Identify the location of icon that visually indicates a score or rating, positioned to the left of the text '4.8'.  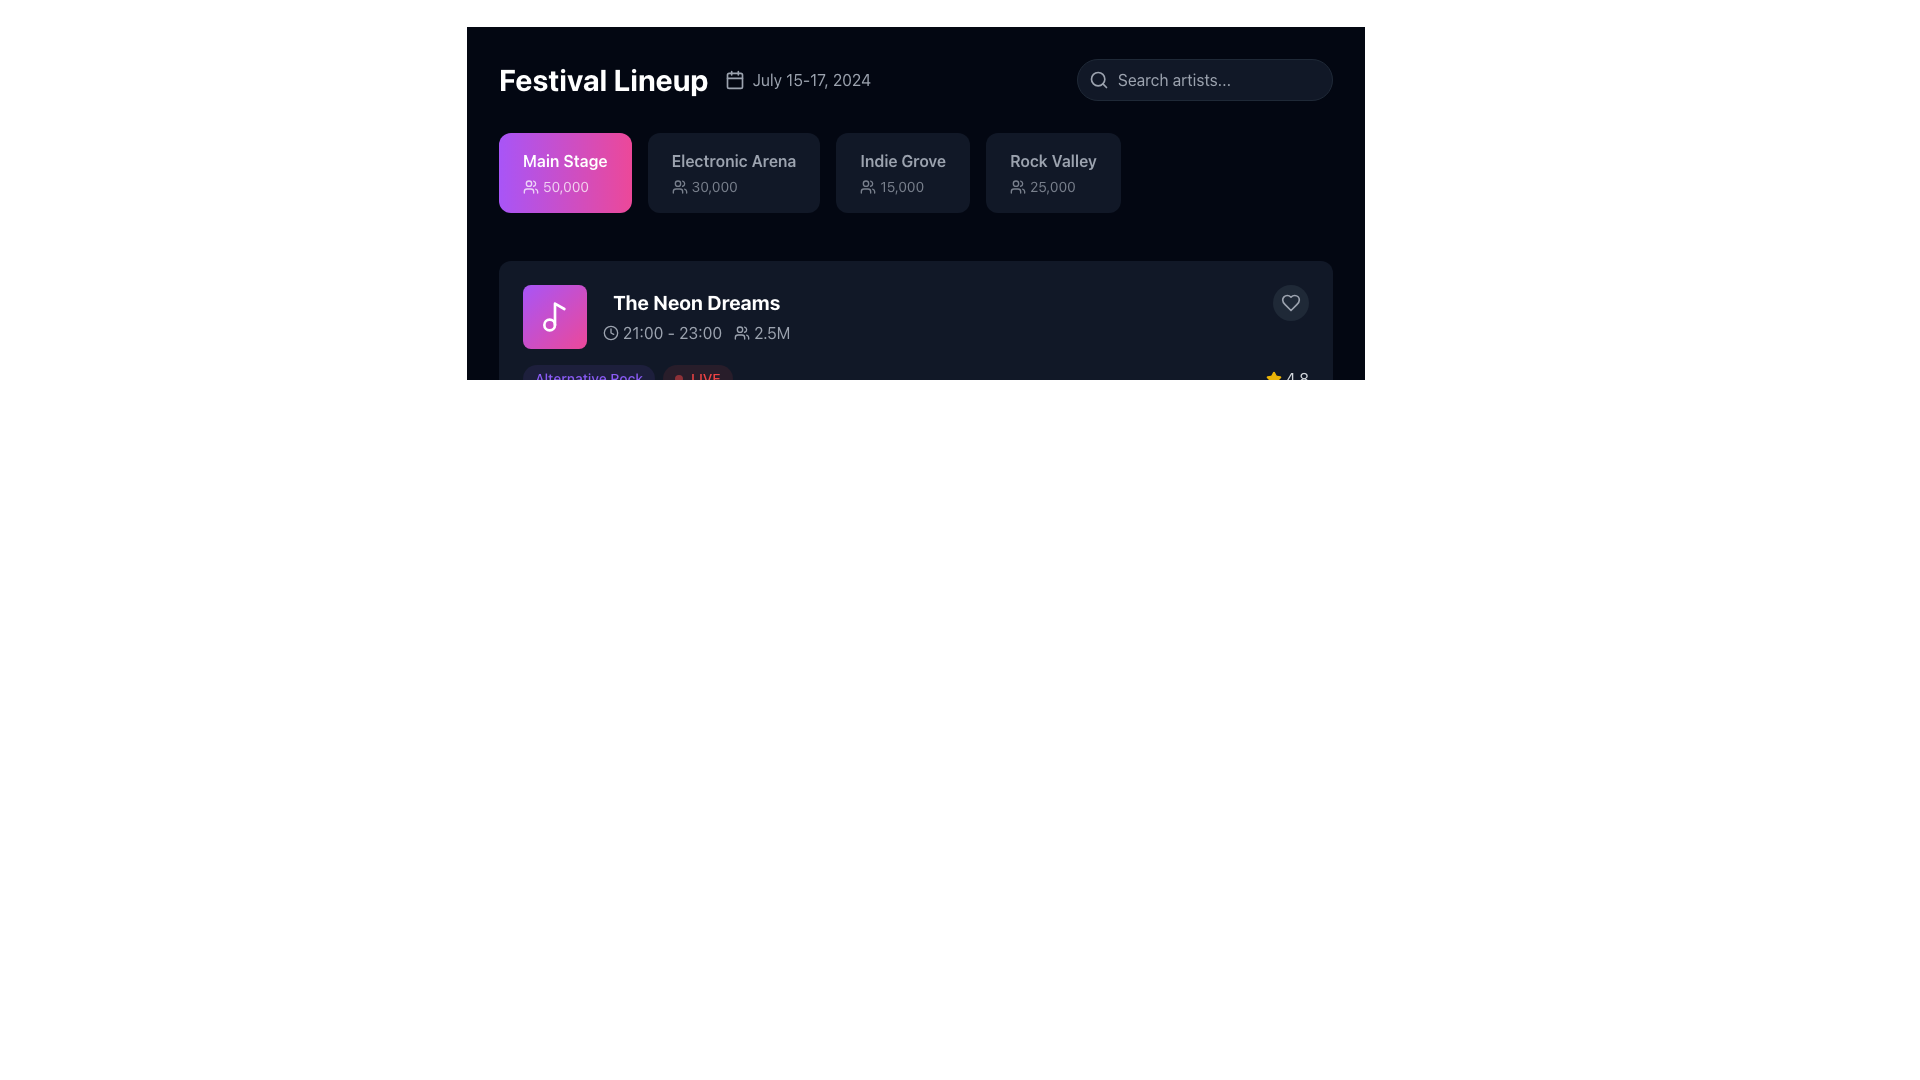
(1272, 378).